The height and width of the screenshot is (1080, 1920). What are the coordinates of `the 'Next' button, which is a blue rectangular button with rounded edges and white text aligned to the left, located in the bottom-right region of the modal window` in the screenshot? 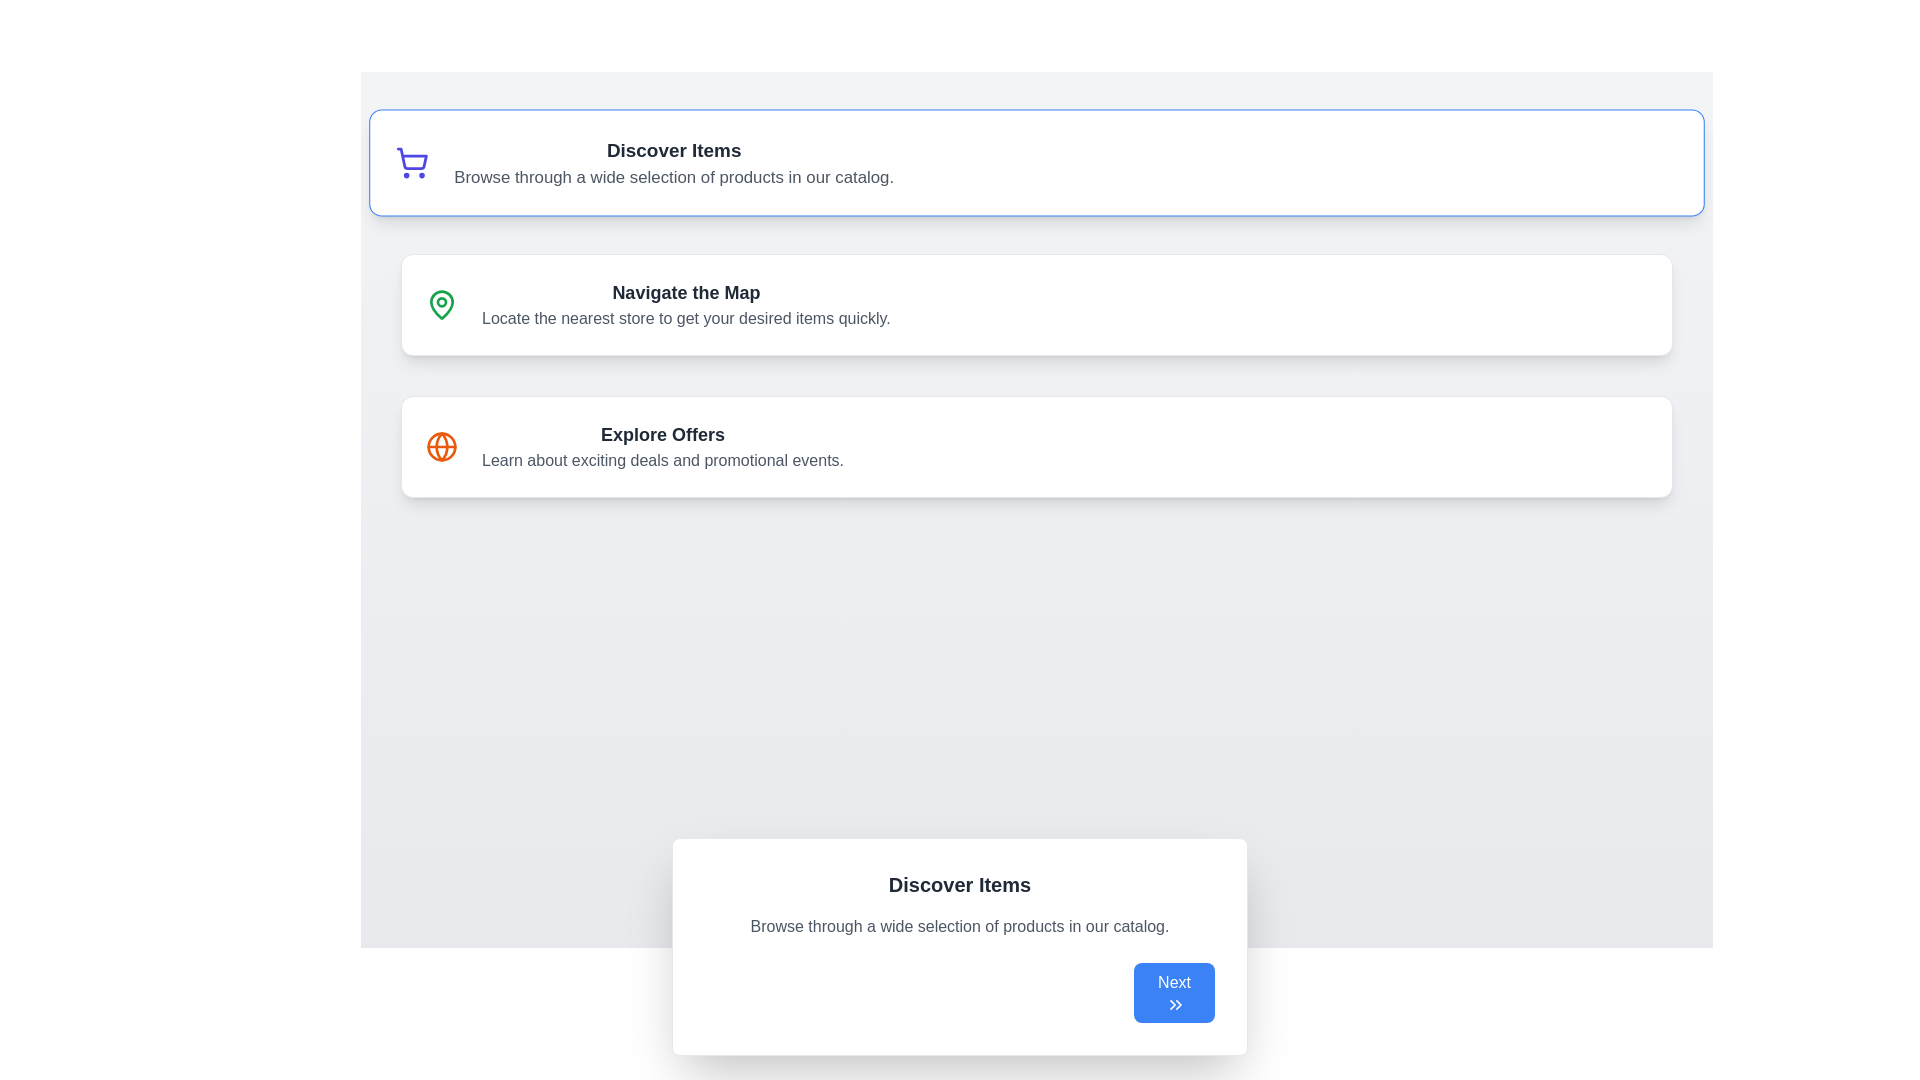 It's located at (1174, 992).